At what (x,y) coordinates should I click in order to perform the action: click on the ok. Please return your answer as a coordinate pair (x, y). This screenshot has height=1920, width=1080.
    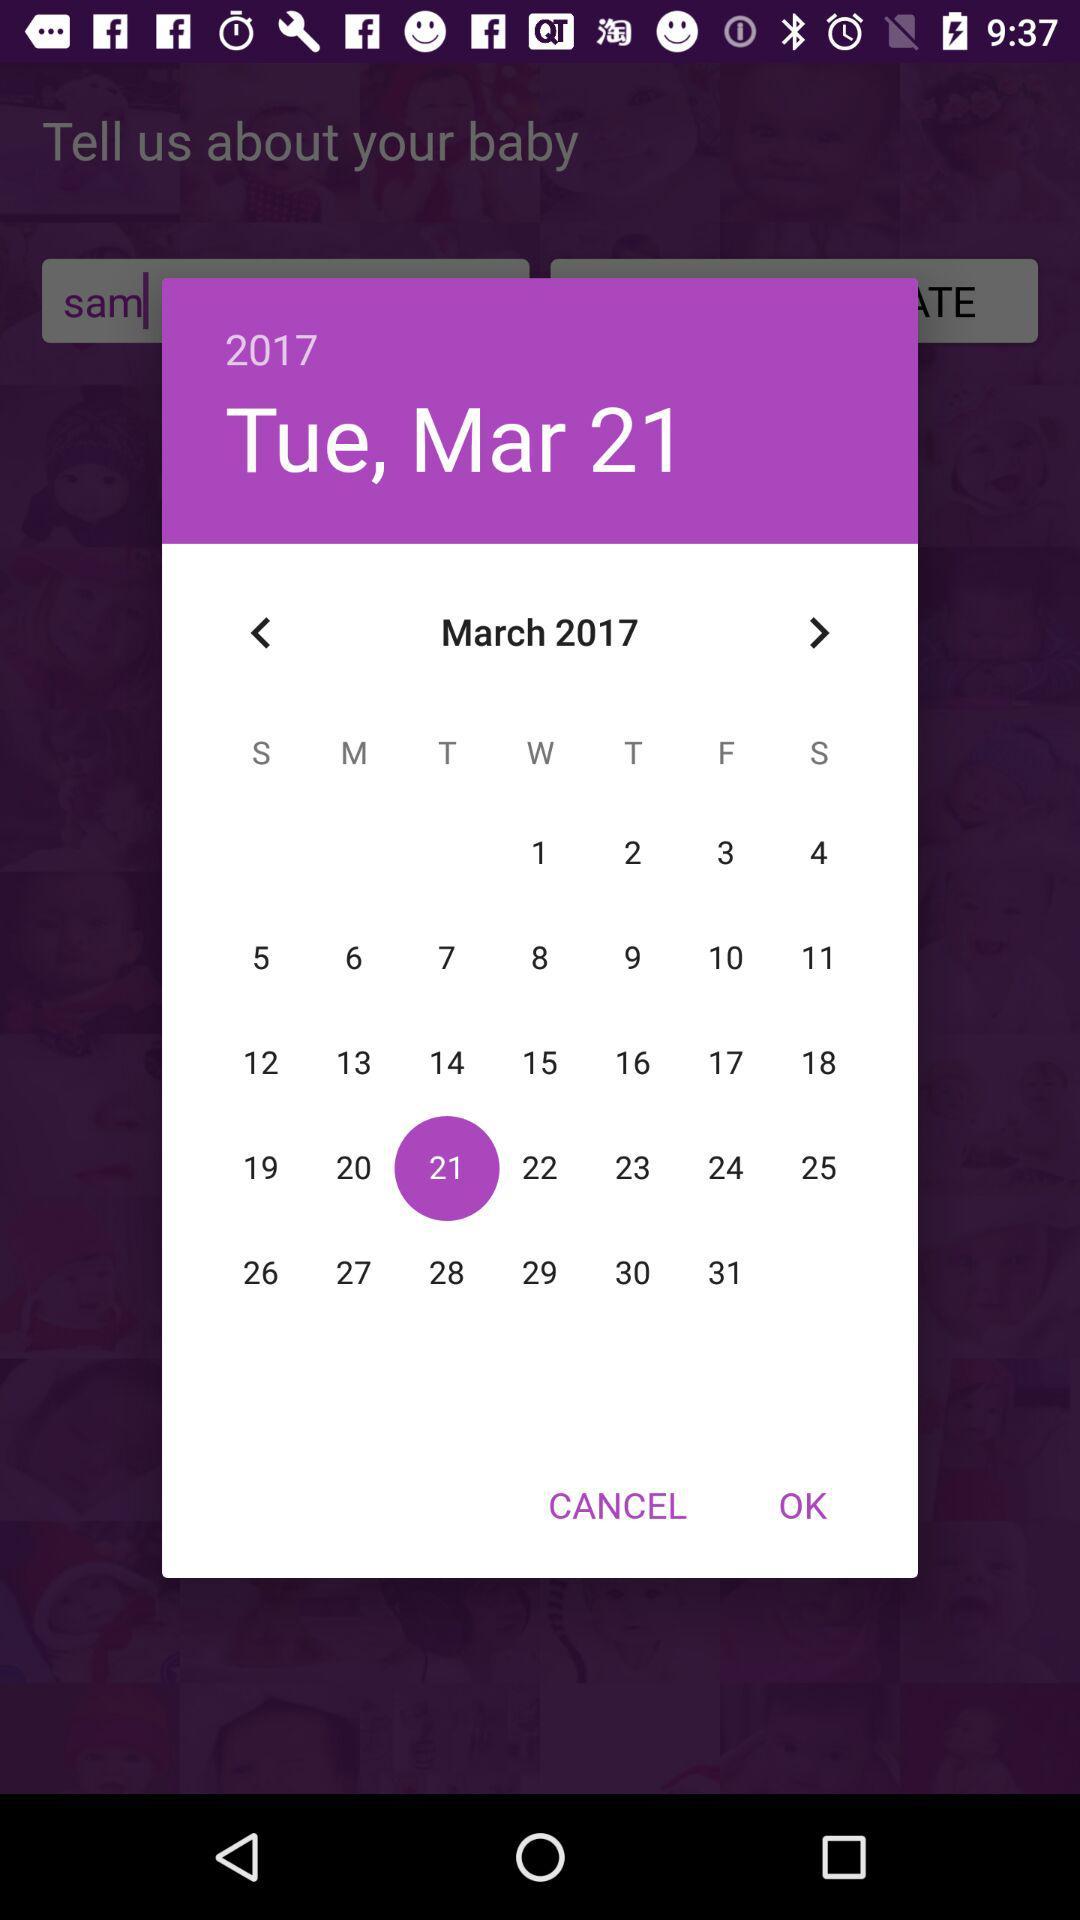
    Looking at the image, I should click on (801, 1504).